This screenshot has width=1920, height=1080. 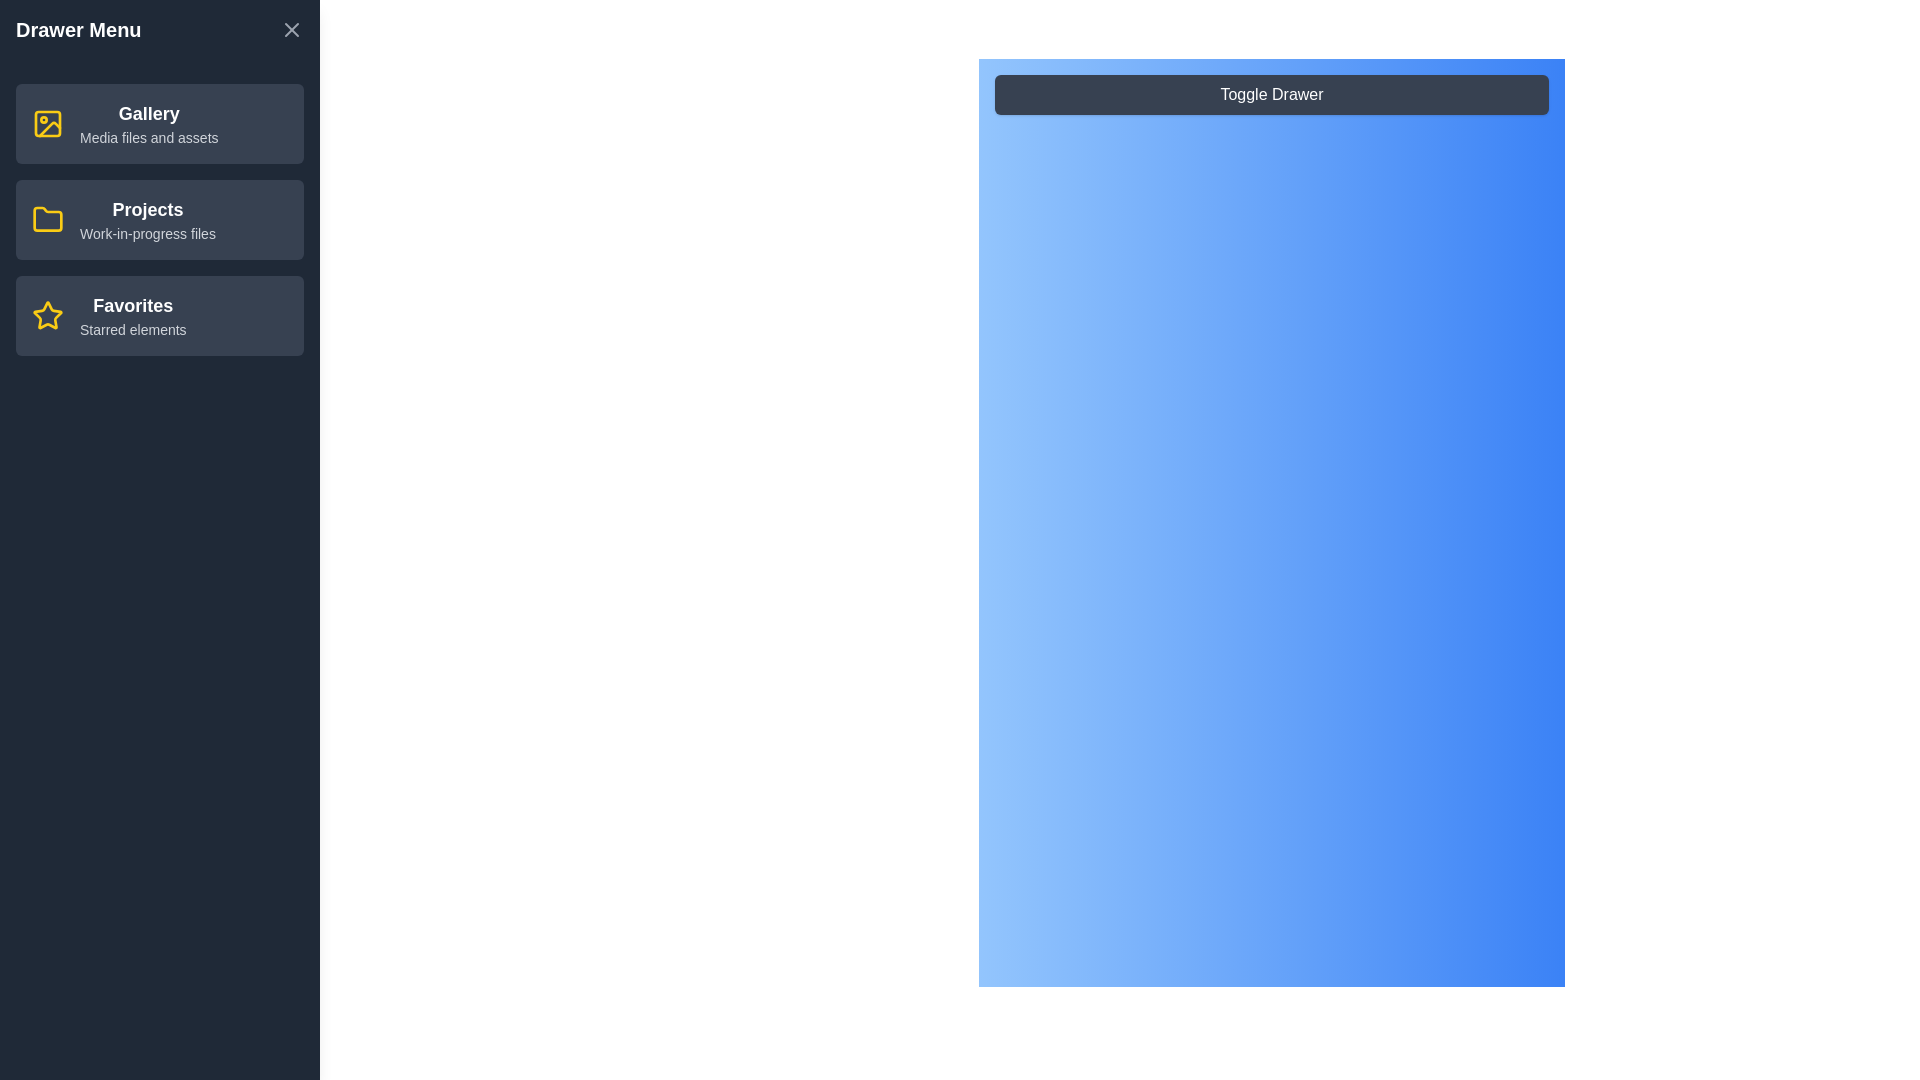 What do you see at coordinates (158, 219) in the screenshot?
I see `the menu item Projects from the drawer` at bounding box center [158, 219].